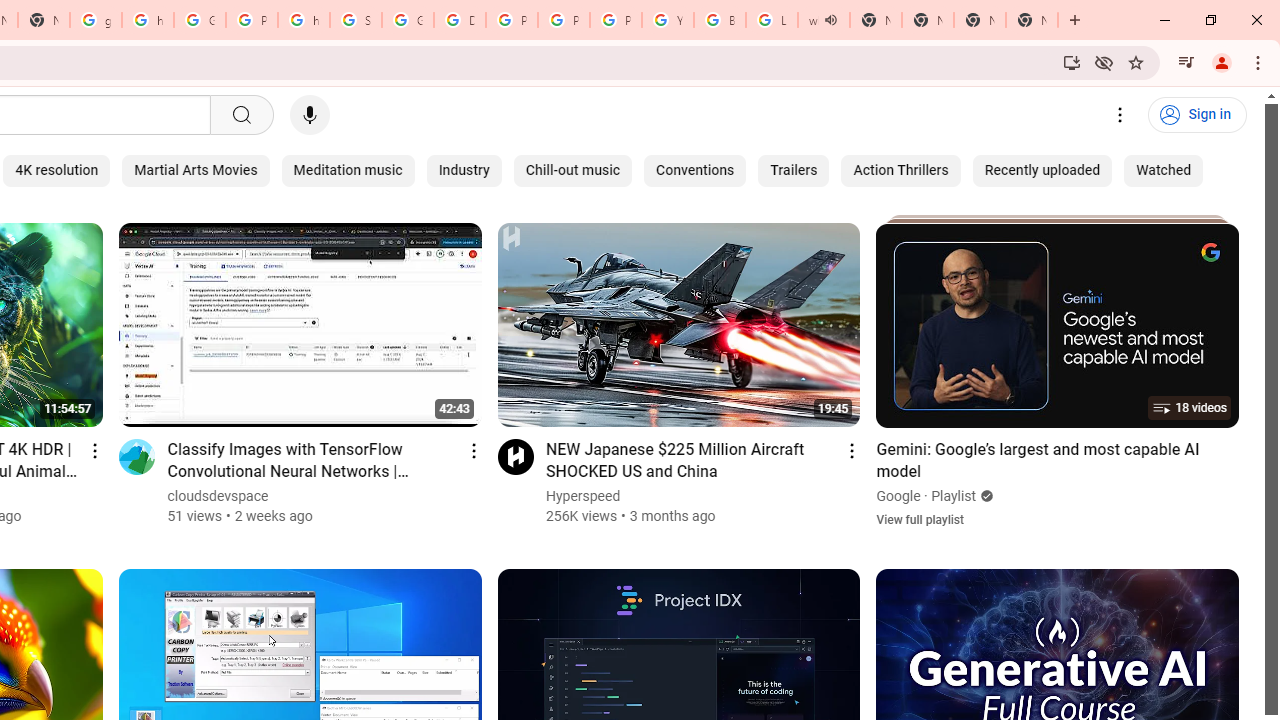  Describe the element at coordinates (562, 20) in the screenshot. I see `'Privacy Help Center - Policies Help'` at that location.